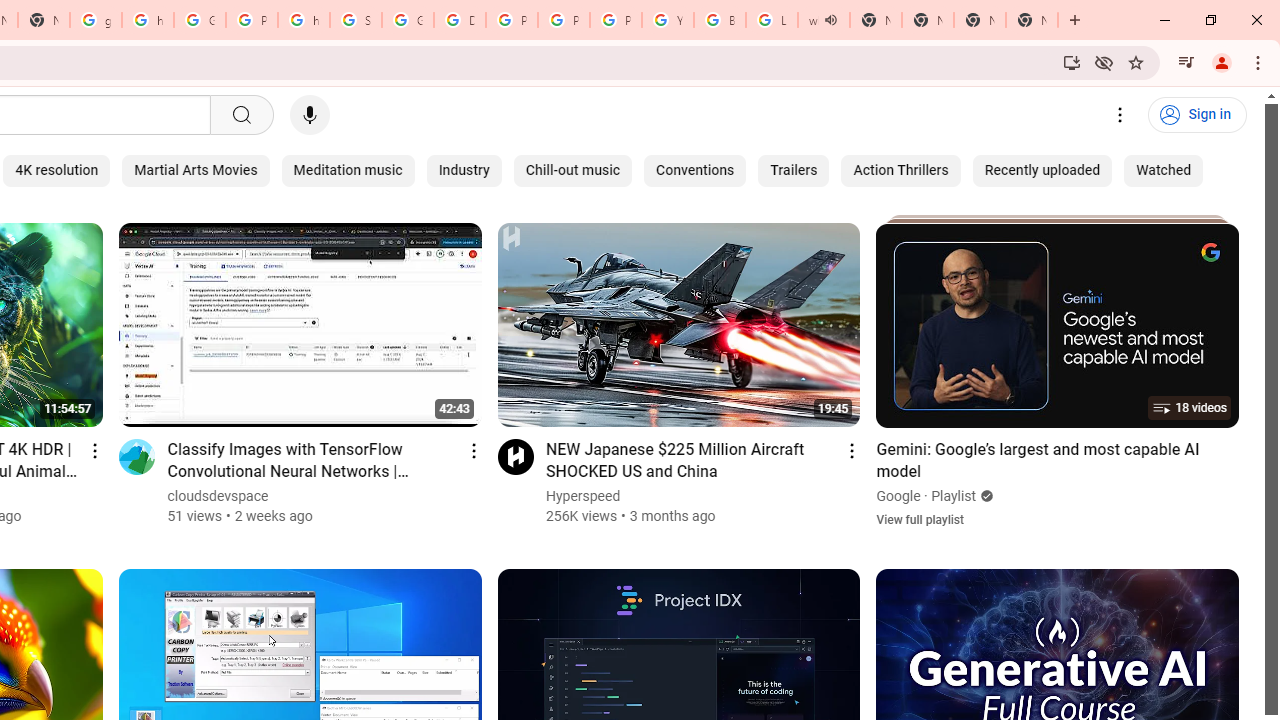  Describe the element at coordinates (562, 20) in the screenshot. I see `'Privacy Help Center - Policies Help'` at that location.